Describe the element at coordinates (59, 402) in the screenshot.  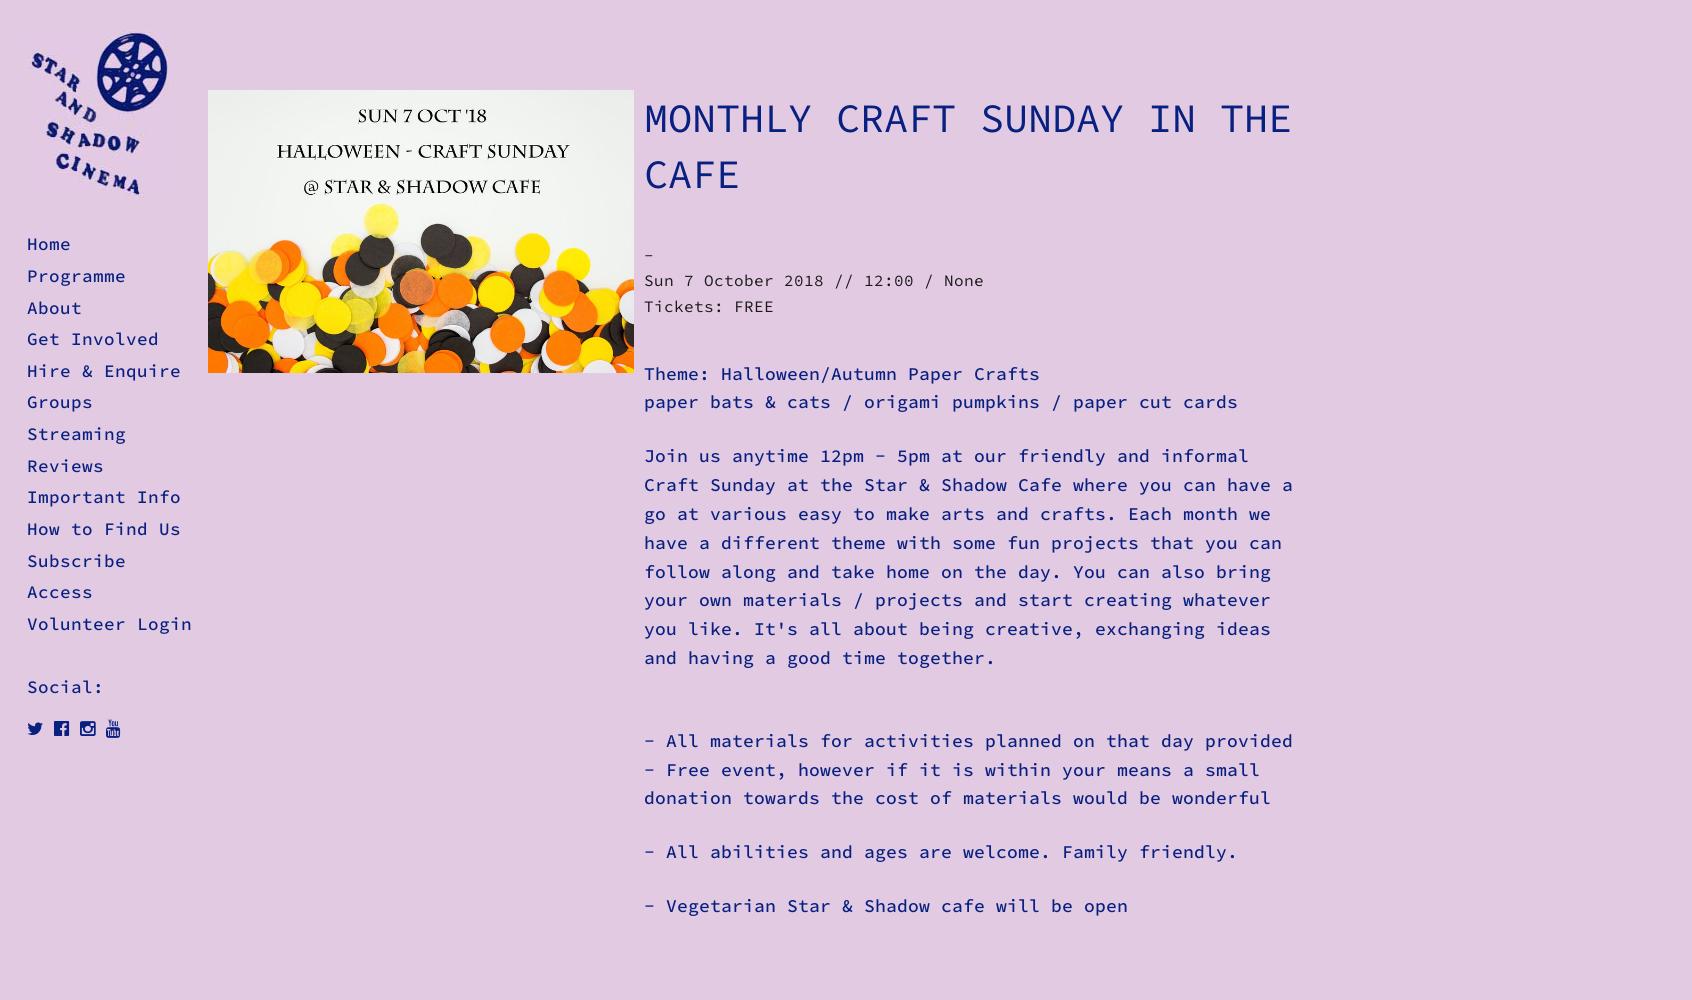
I see `'Groups'` at that location.